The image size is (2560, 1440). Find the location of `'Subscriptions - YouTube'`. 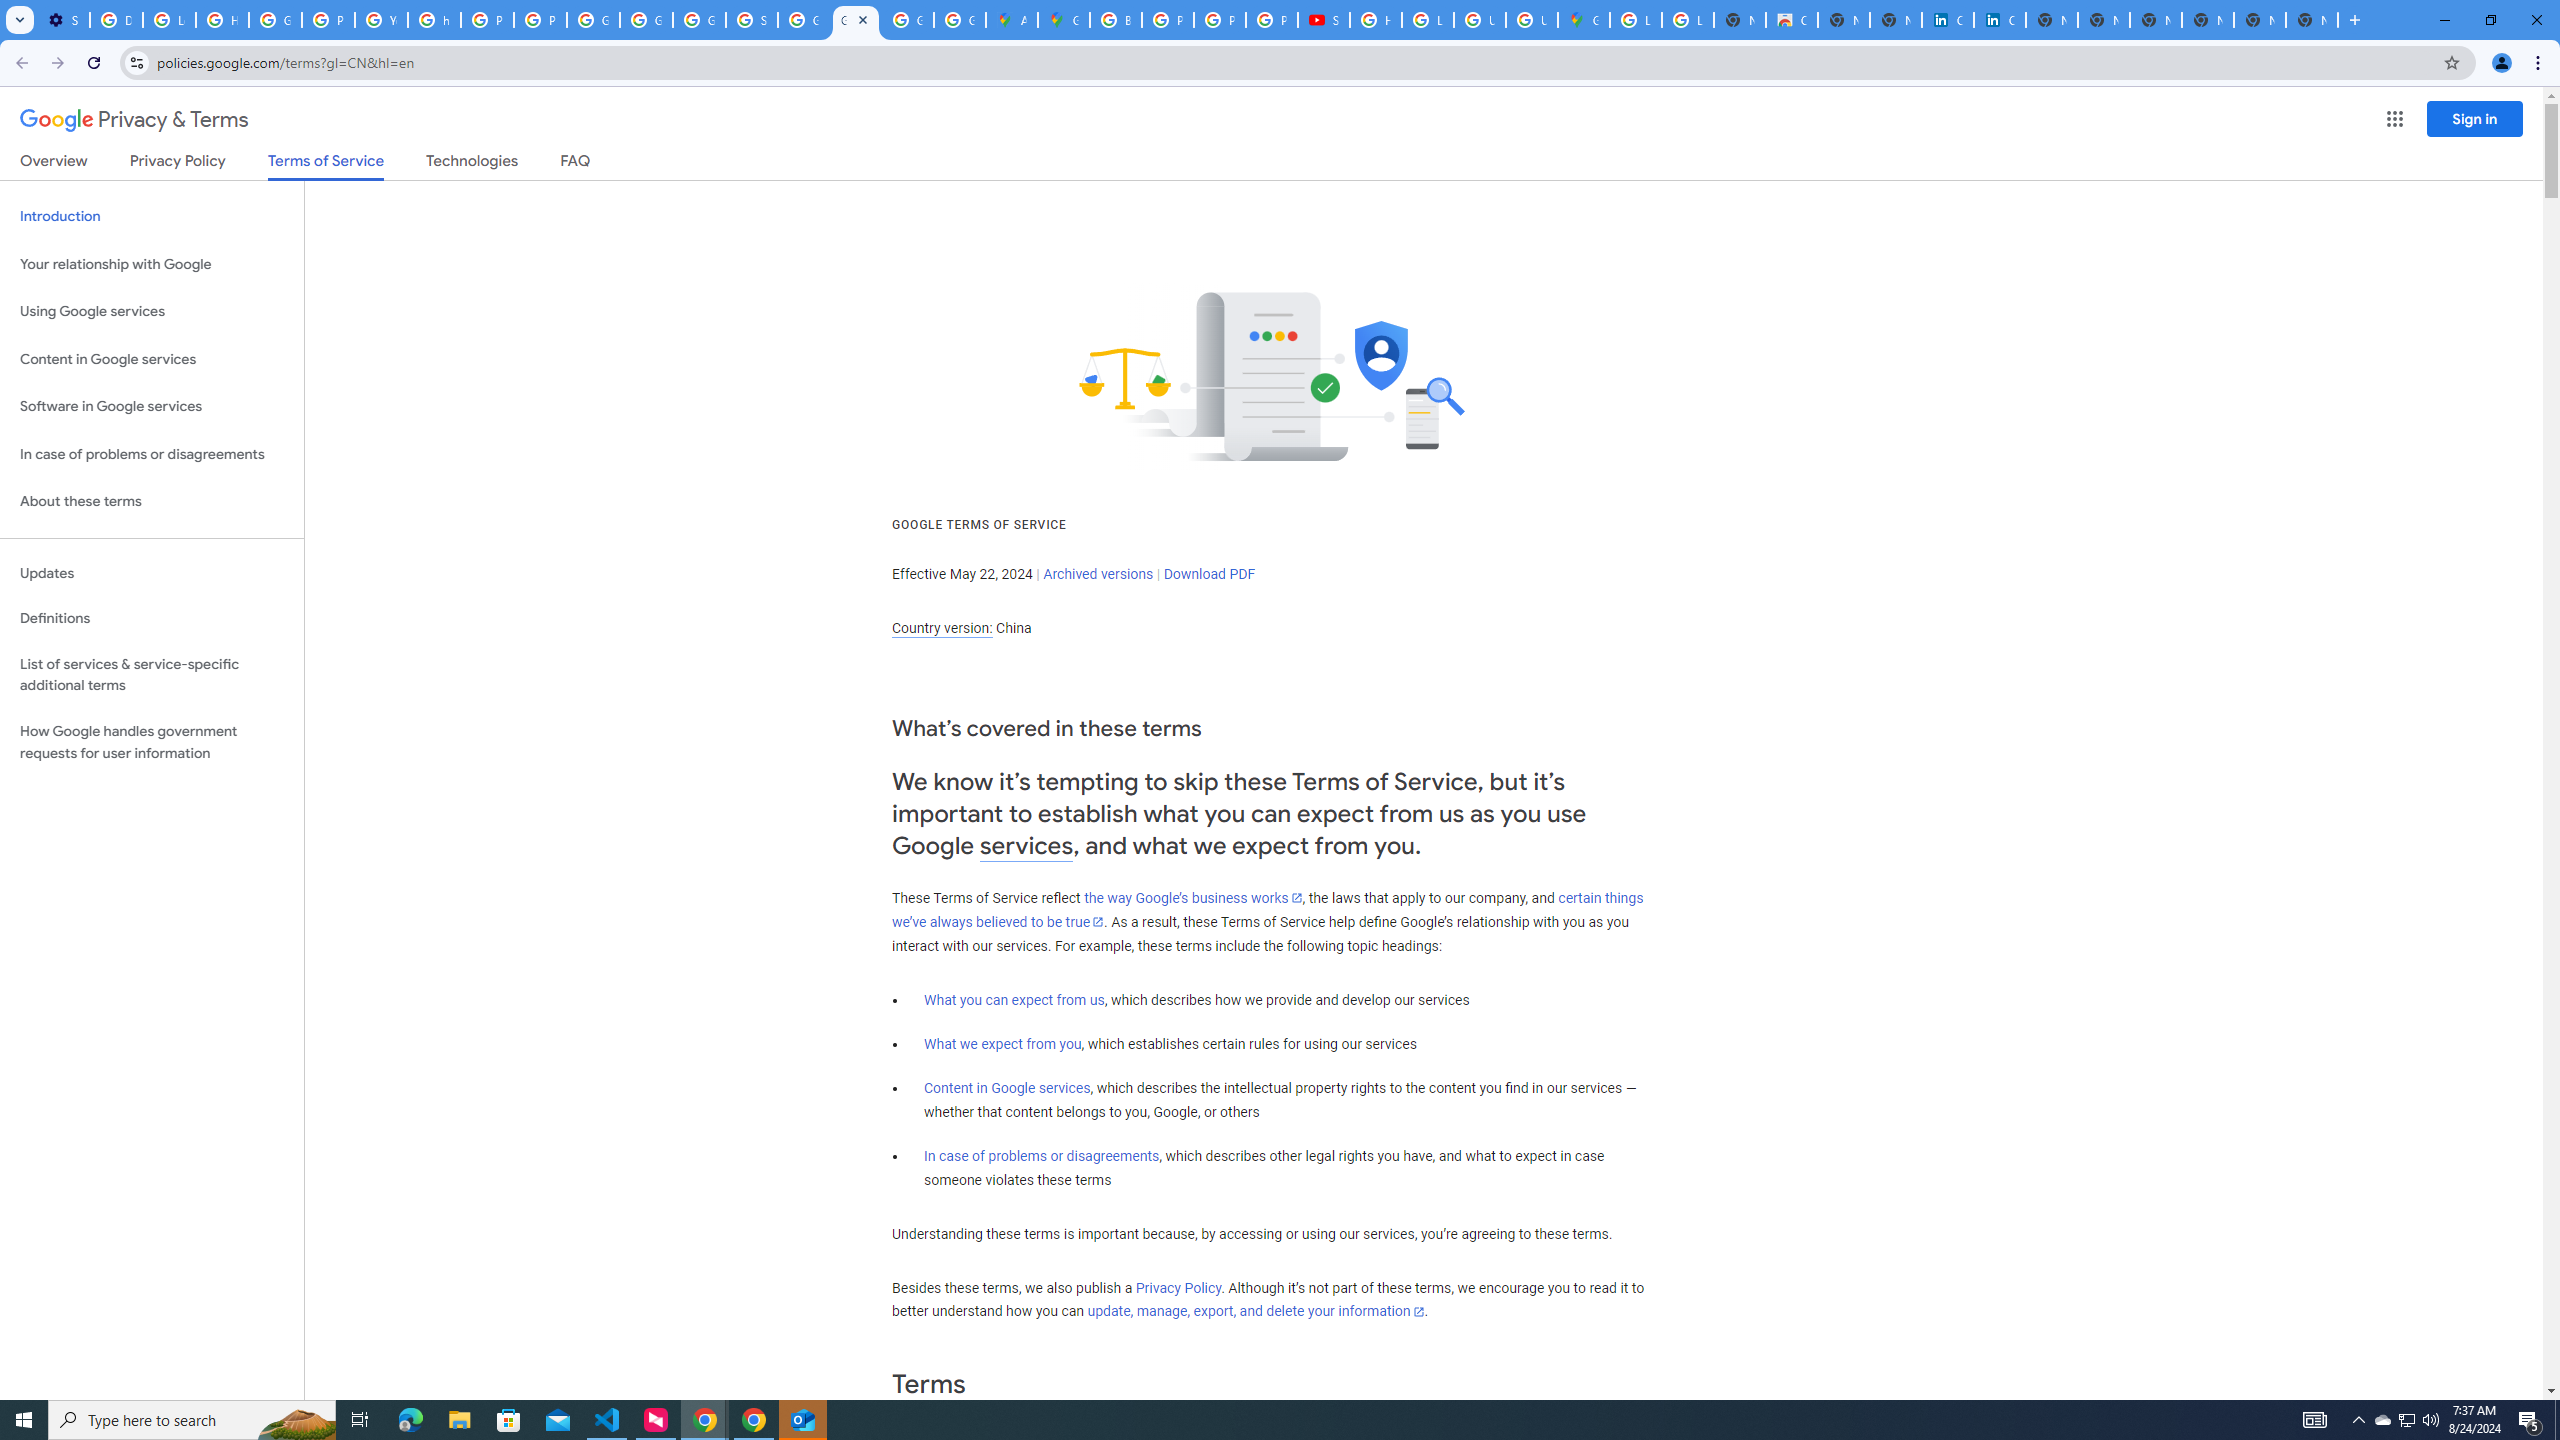

'Subscriptions - YouTube' is located at coordinates (1324, 19).